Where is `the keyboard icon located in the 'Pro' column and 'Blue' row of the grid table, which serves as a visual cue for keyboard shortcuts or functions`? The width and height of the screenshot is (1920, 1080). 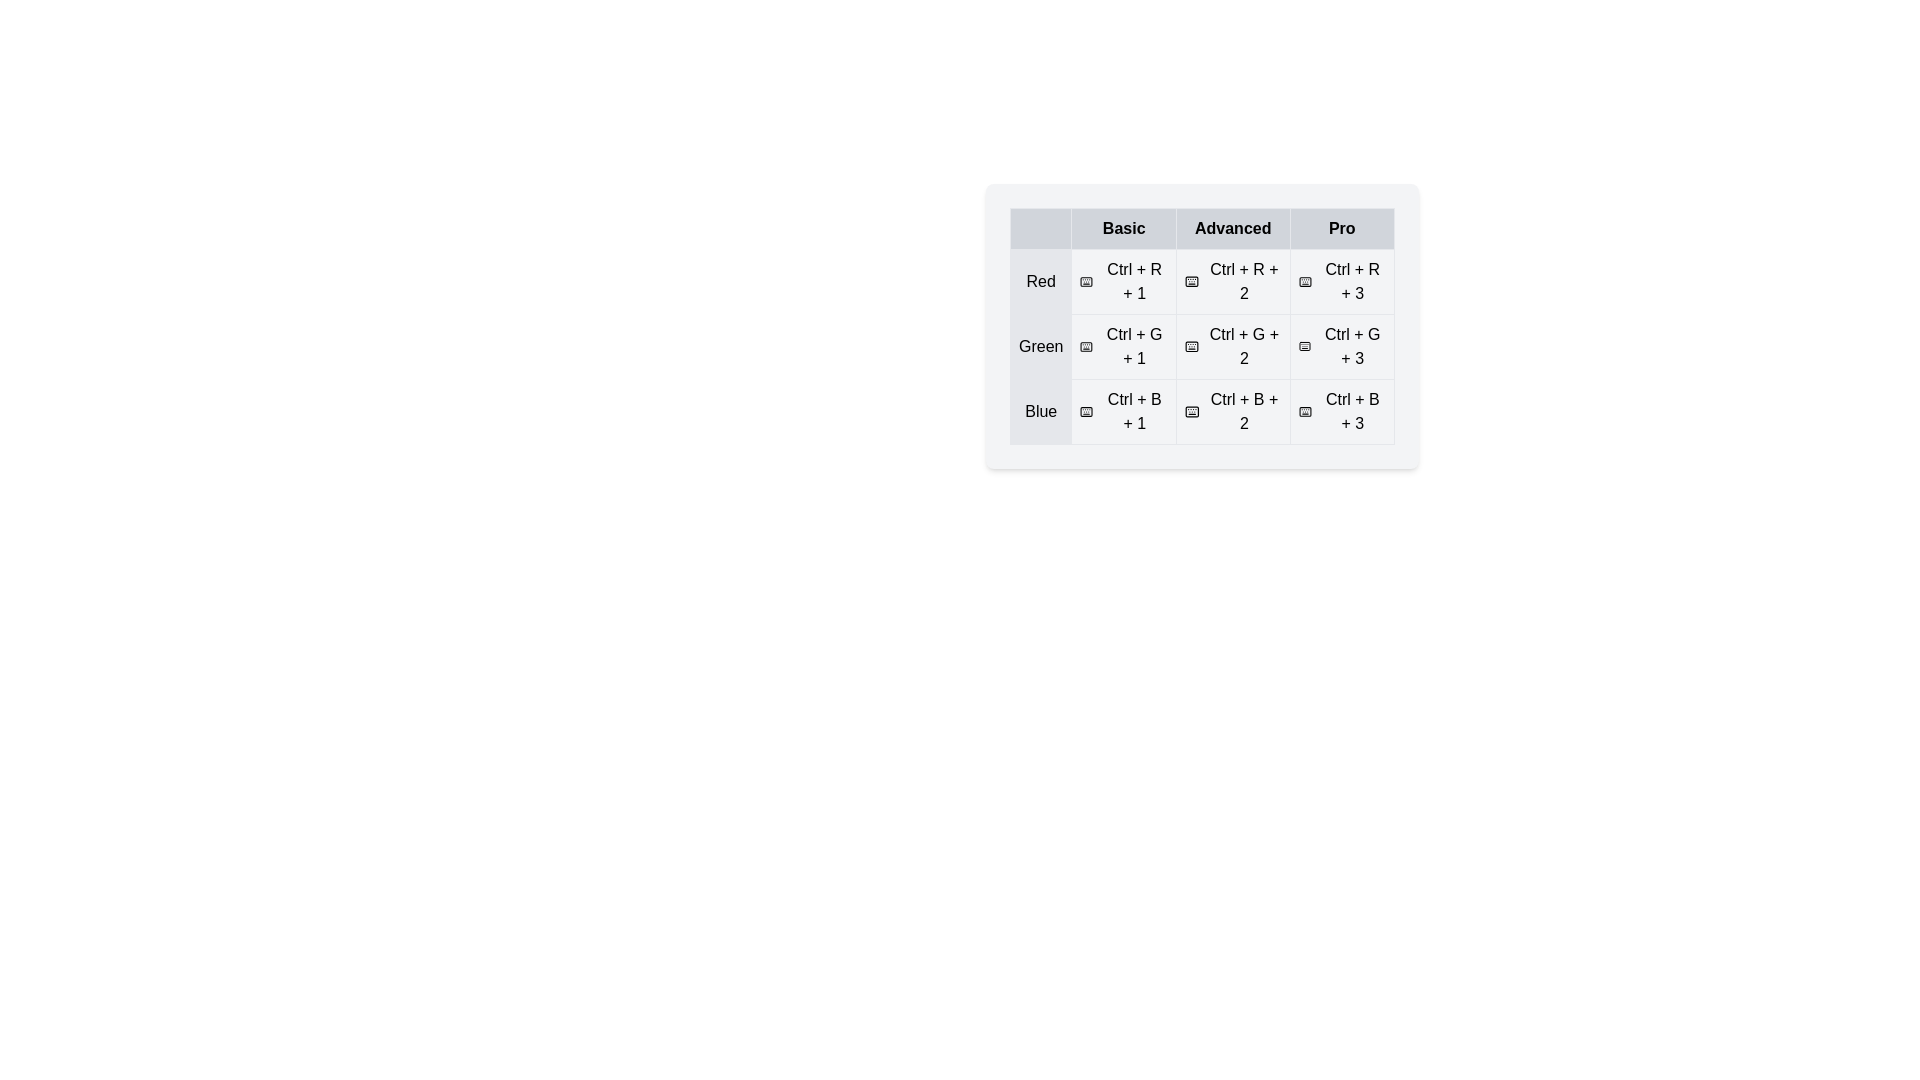
the keyboard icon located in the 'Pro' column and 'Blue' row of the grid table, which serves as a visual cue for keyboard shortcuts or functions is located at coordinates (1305, 411).